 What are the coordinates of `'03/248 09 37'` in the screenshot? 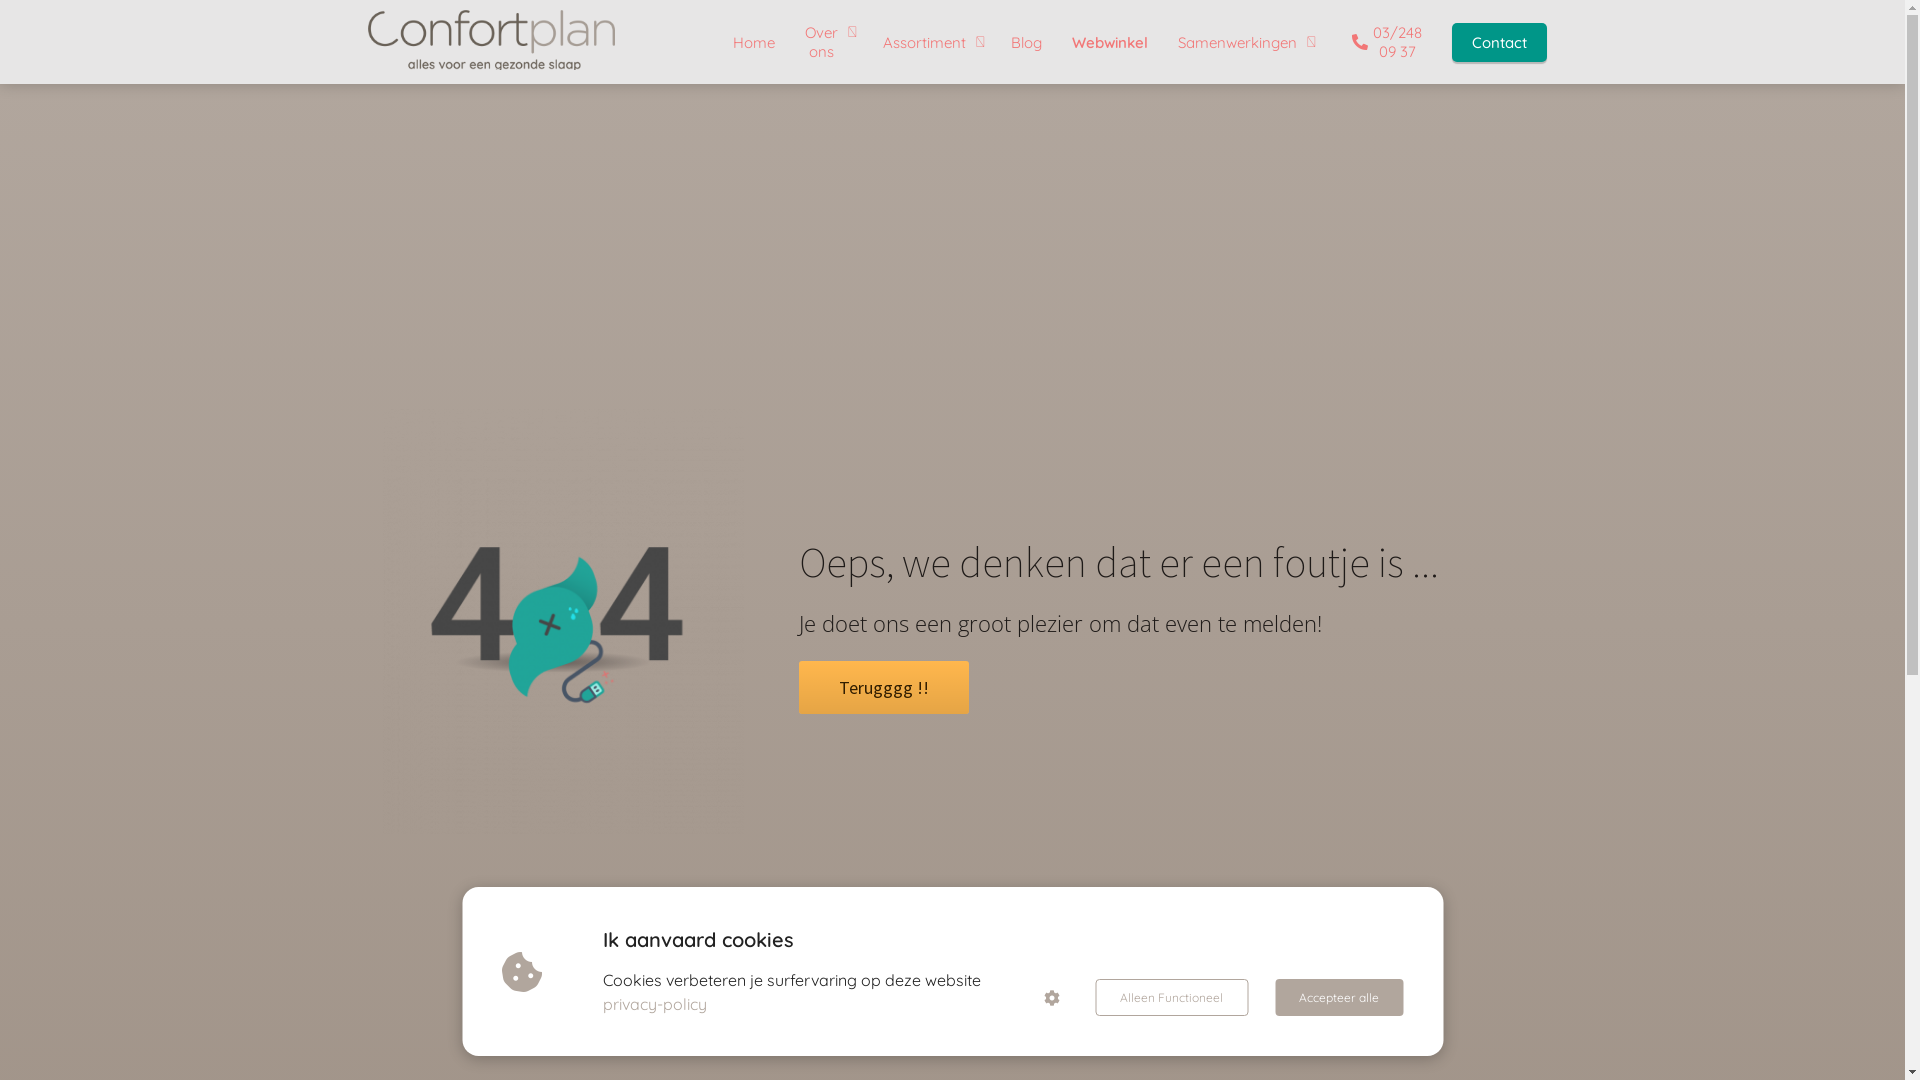 It's located at (1380, 42).